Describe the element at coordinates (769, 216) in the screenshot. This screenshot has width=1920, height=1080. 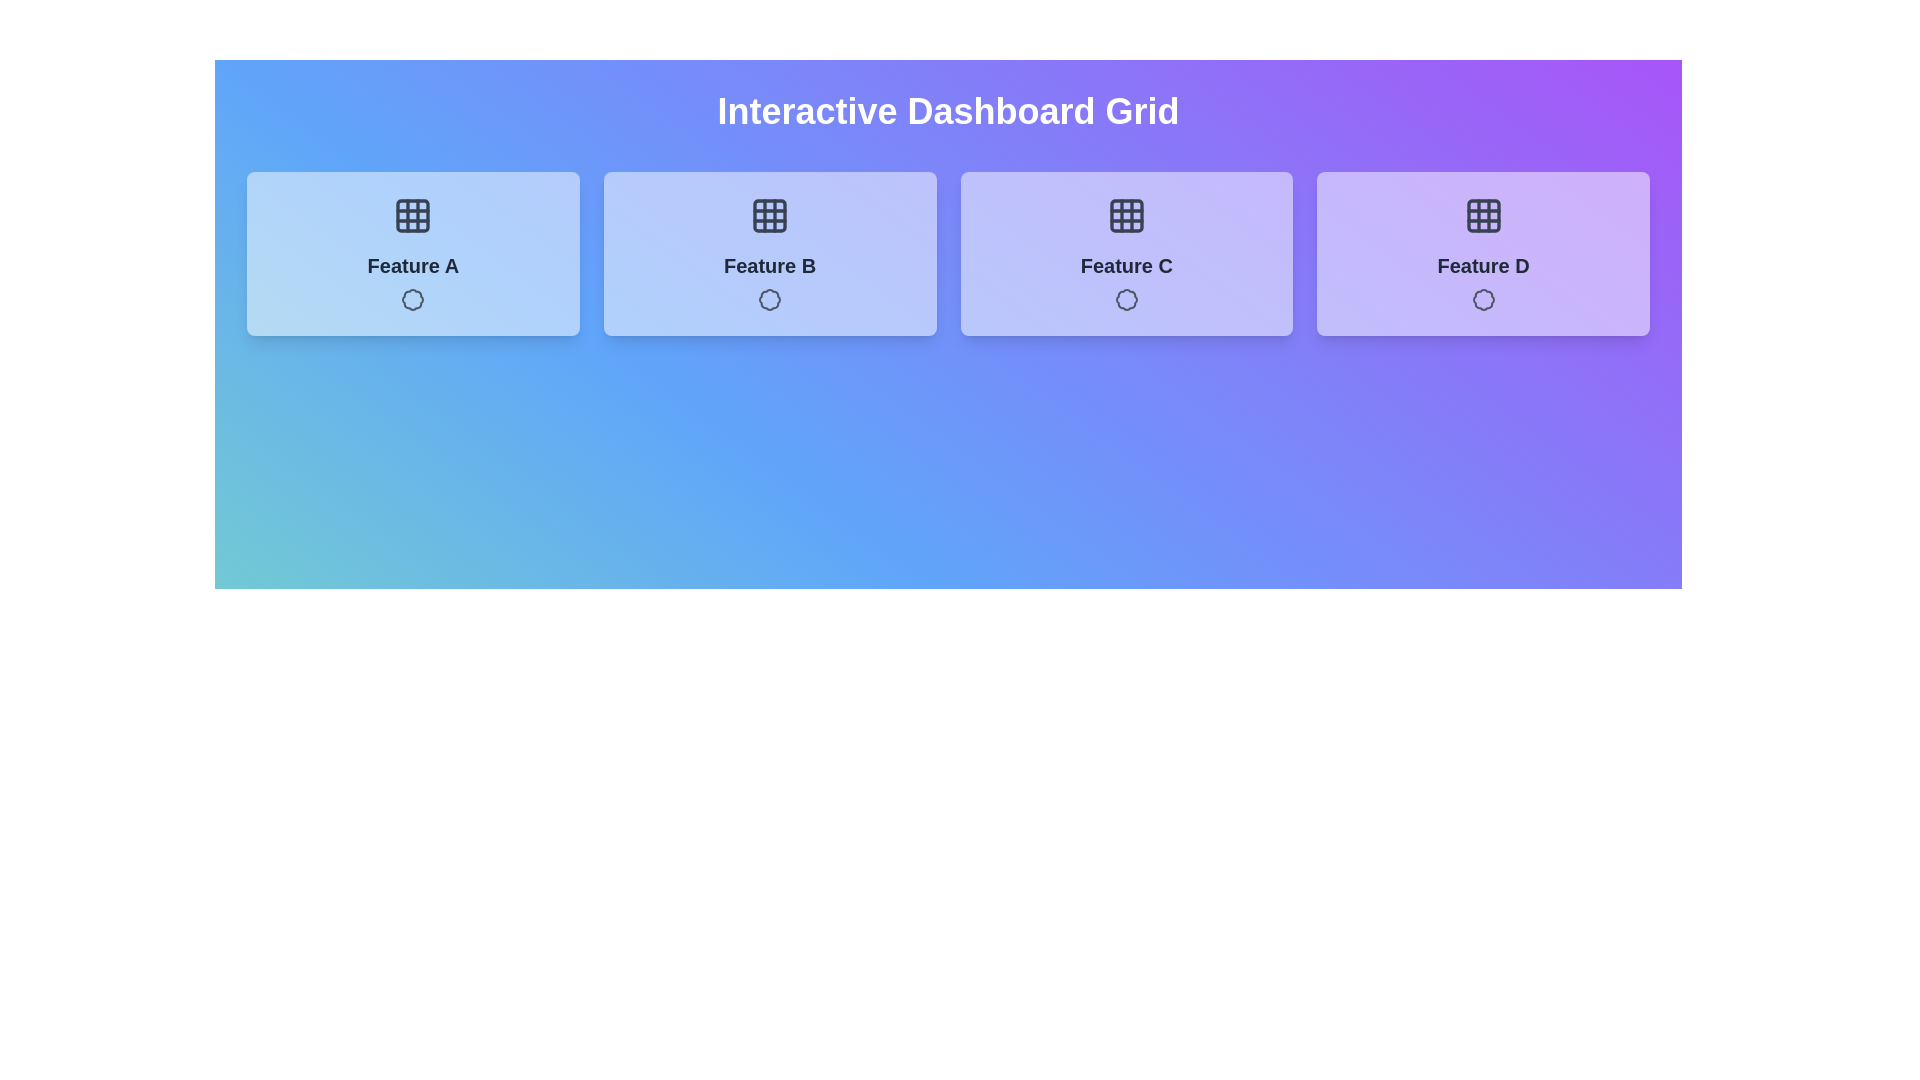
I see `the 3x3 grid icon with rounded edges, styled in dark gray, located above the text 'Feature B' within a blue card background` at that location.